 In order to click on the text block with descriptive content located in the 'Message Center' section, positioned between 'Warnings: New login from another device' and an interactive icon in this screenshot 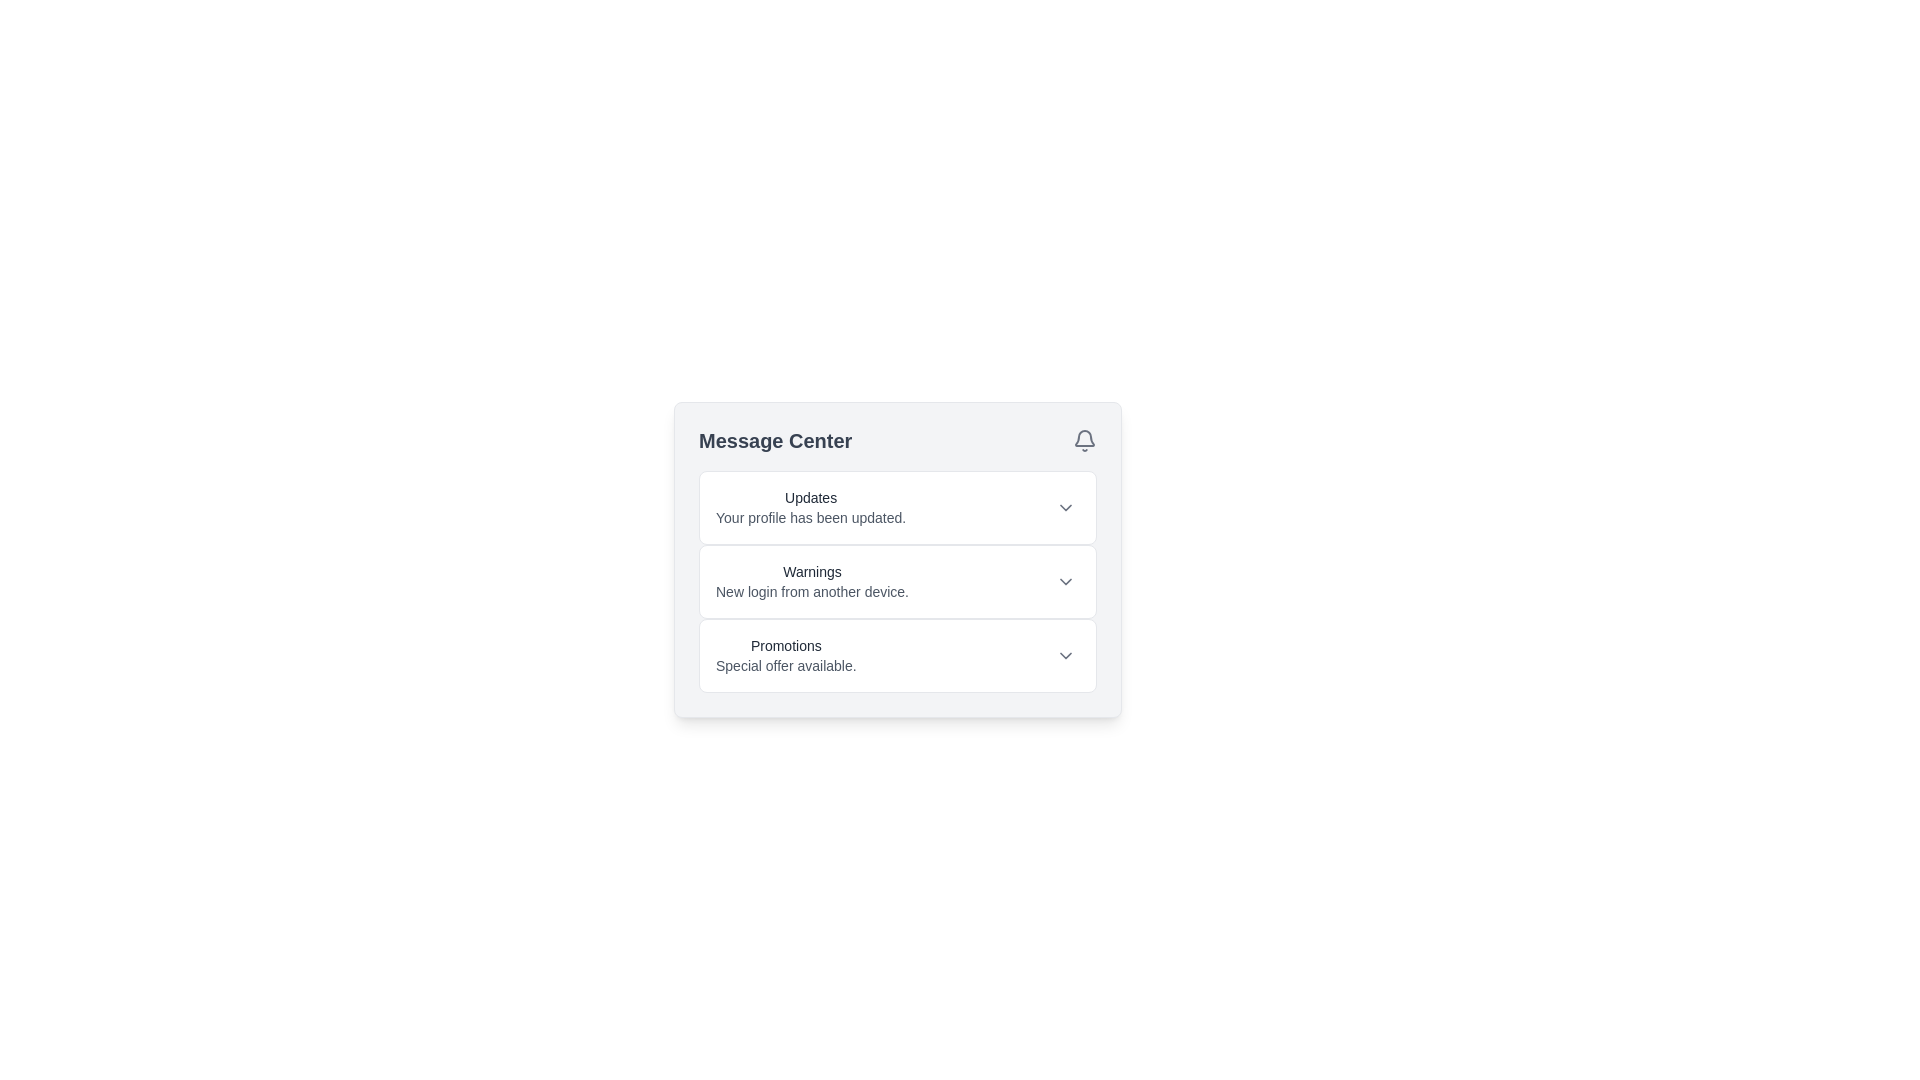, I will do `click(785, 655)`.